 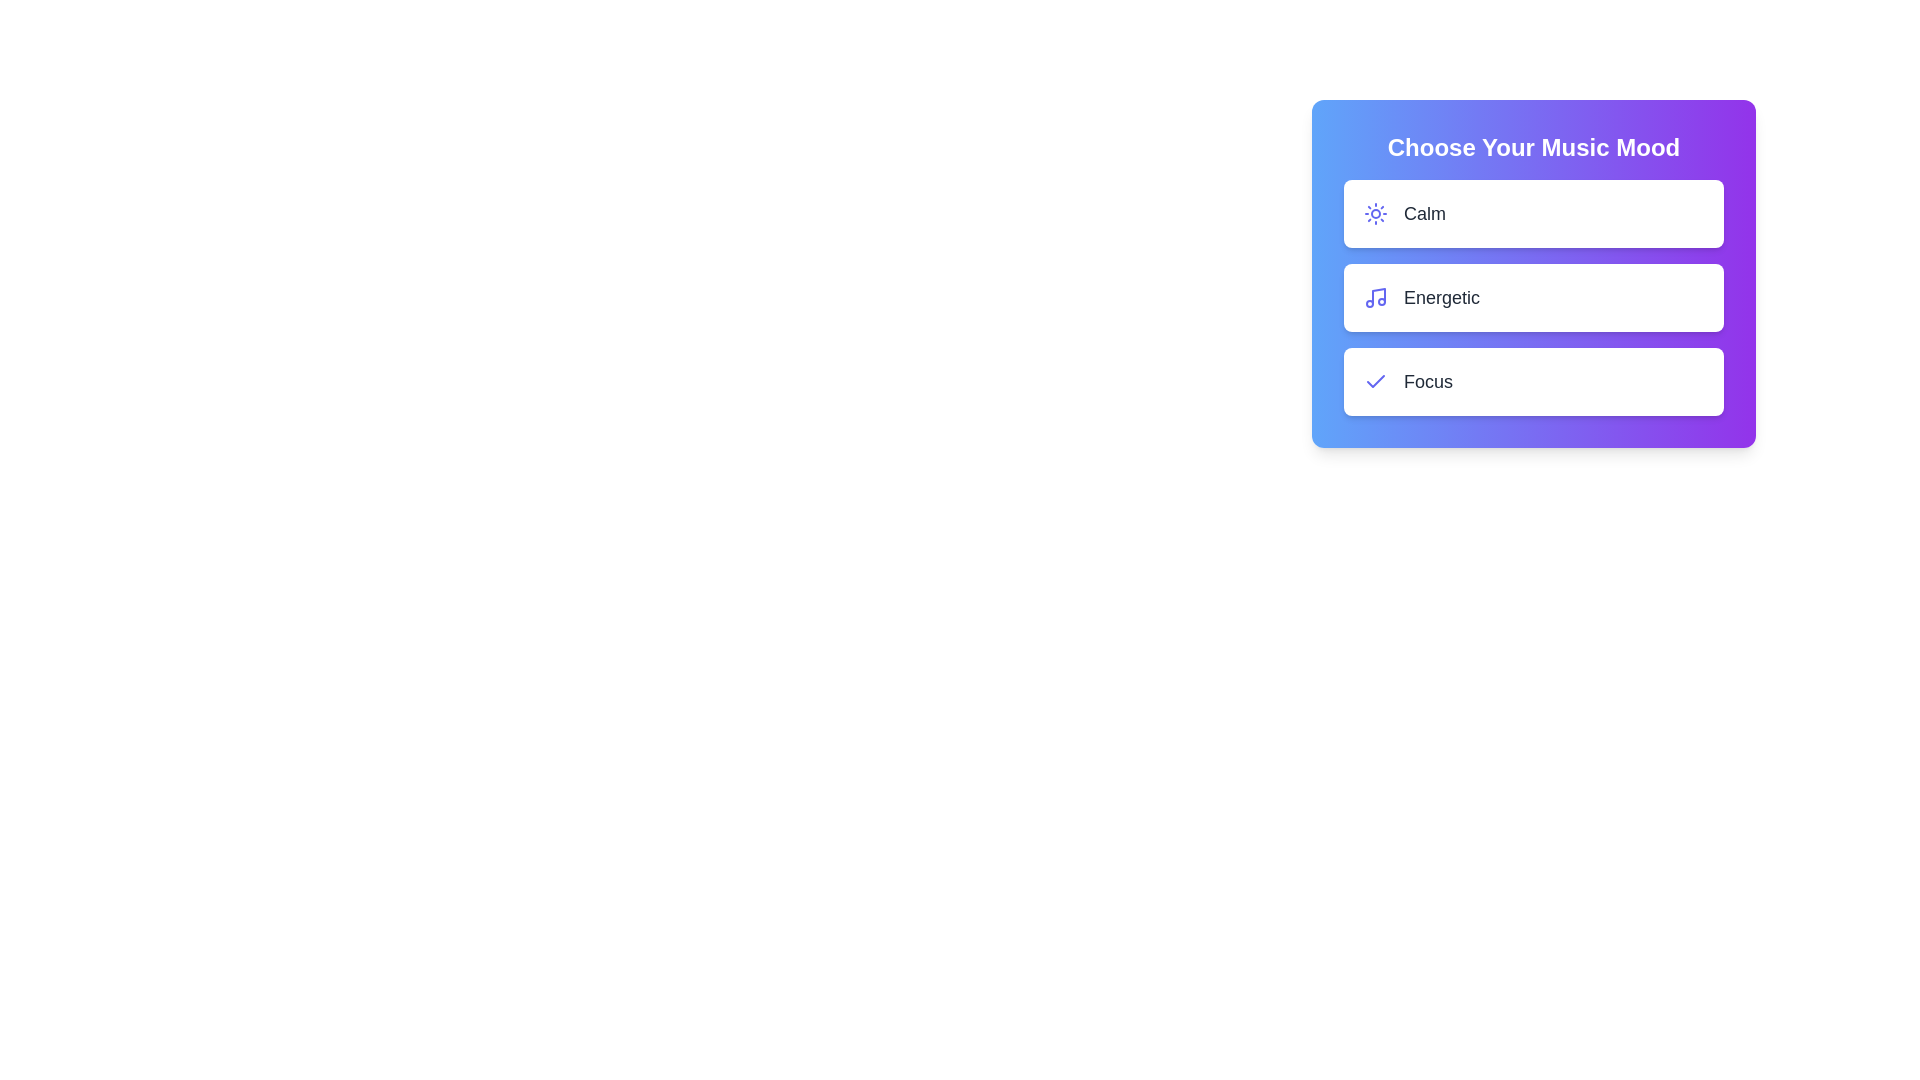 I want to click on the clickable list item labeled 'Focus' which is the third item in a vertical stack, to observe the style change, so click(x=1533, y=381).